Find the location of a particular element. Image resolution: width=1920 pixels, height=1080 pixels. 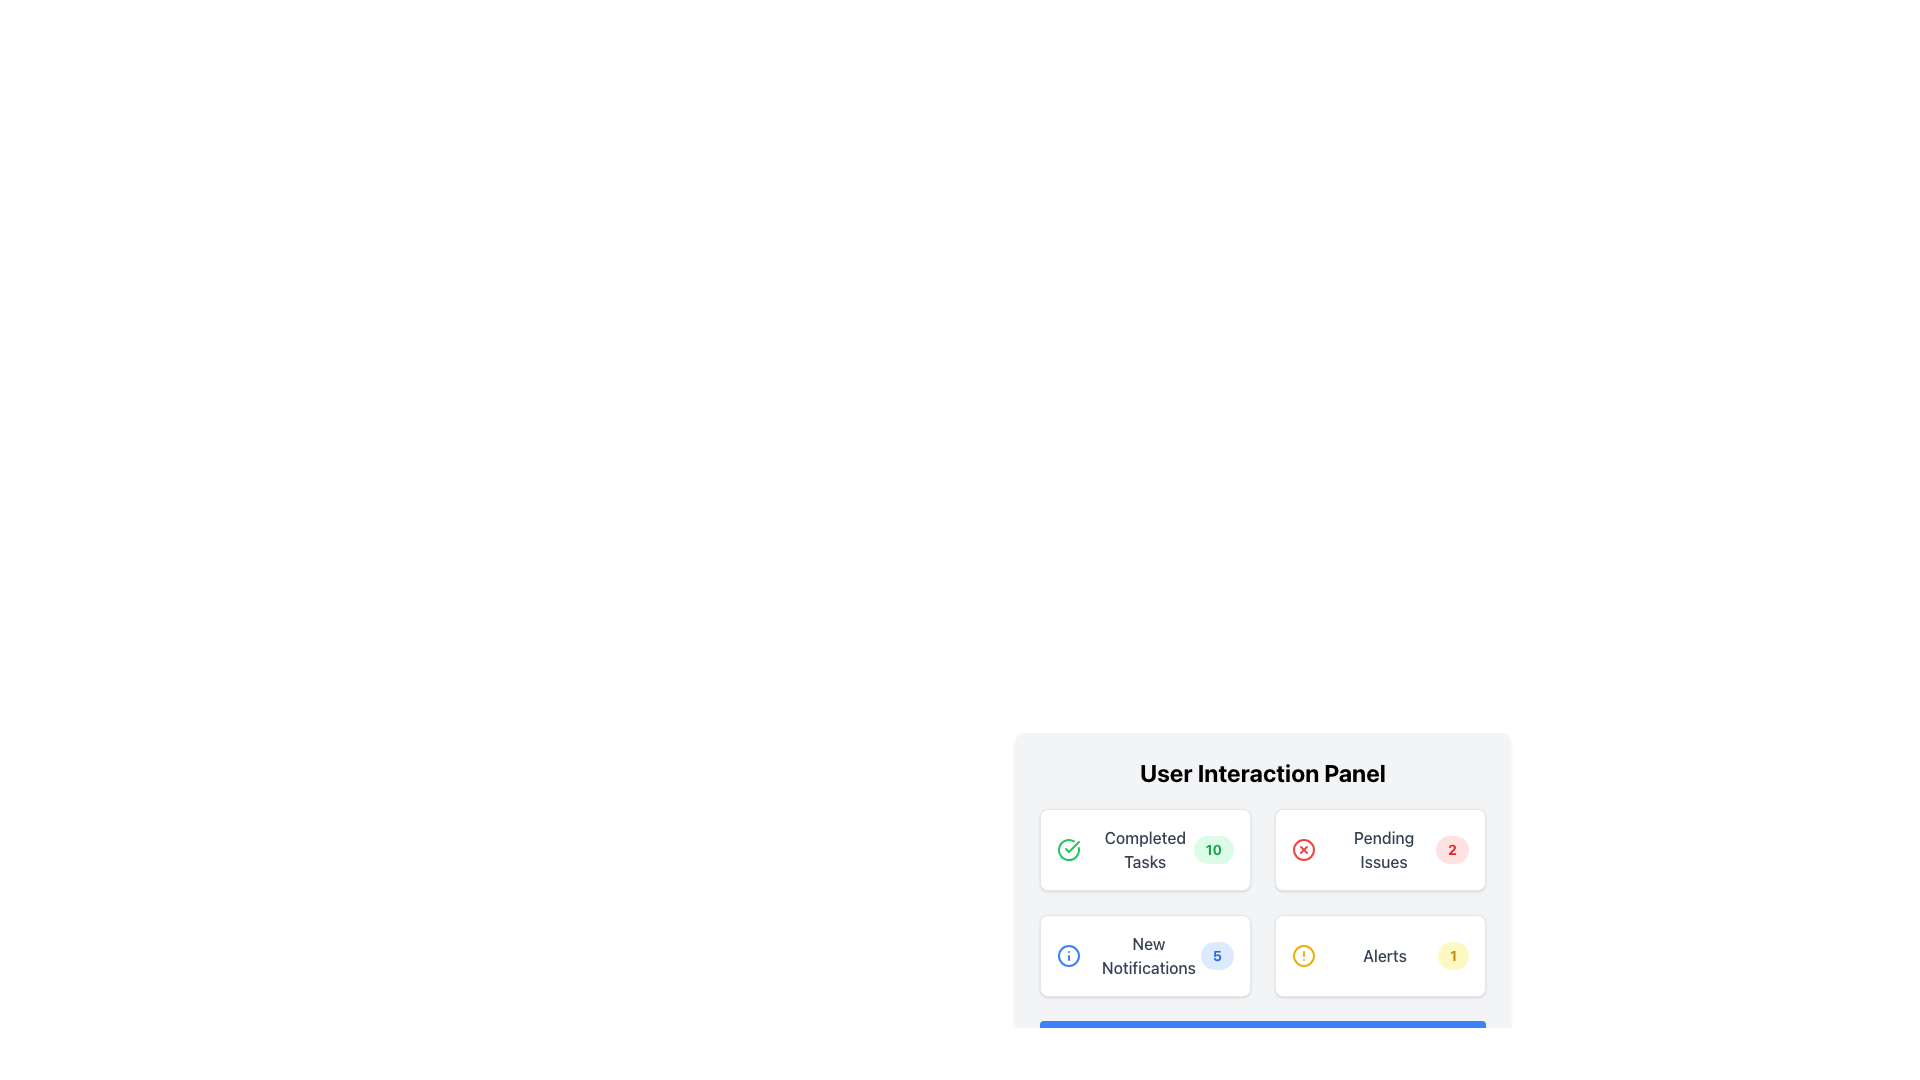

the decorative SVG graphic icon representing completed tasks located in the top-left panel labeled 'Completed Tasks' in the dashboard is located at coordinates (1068, 849).